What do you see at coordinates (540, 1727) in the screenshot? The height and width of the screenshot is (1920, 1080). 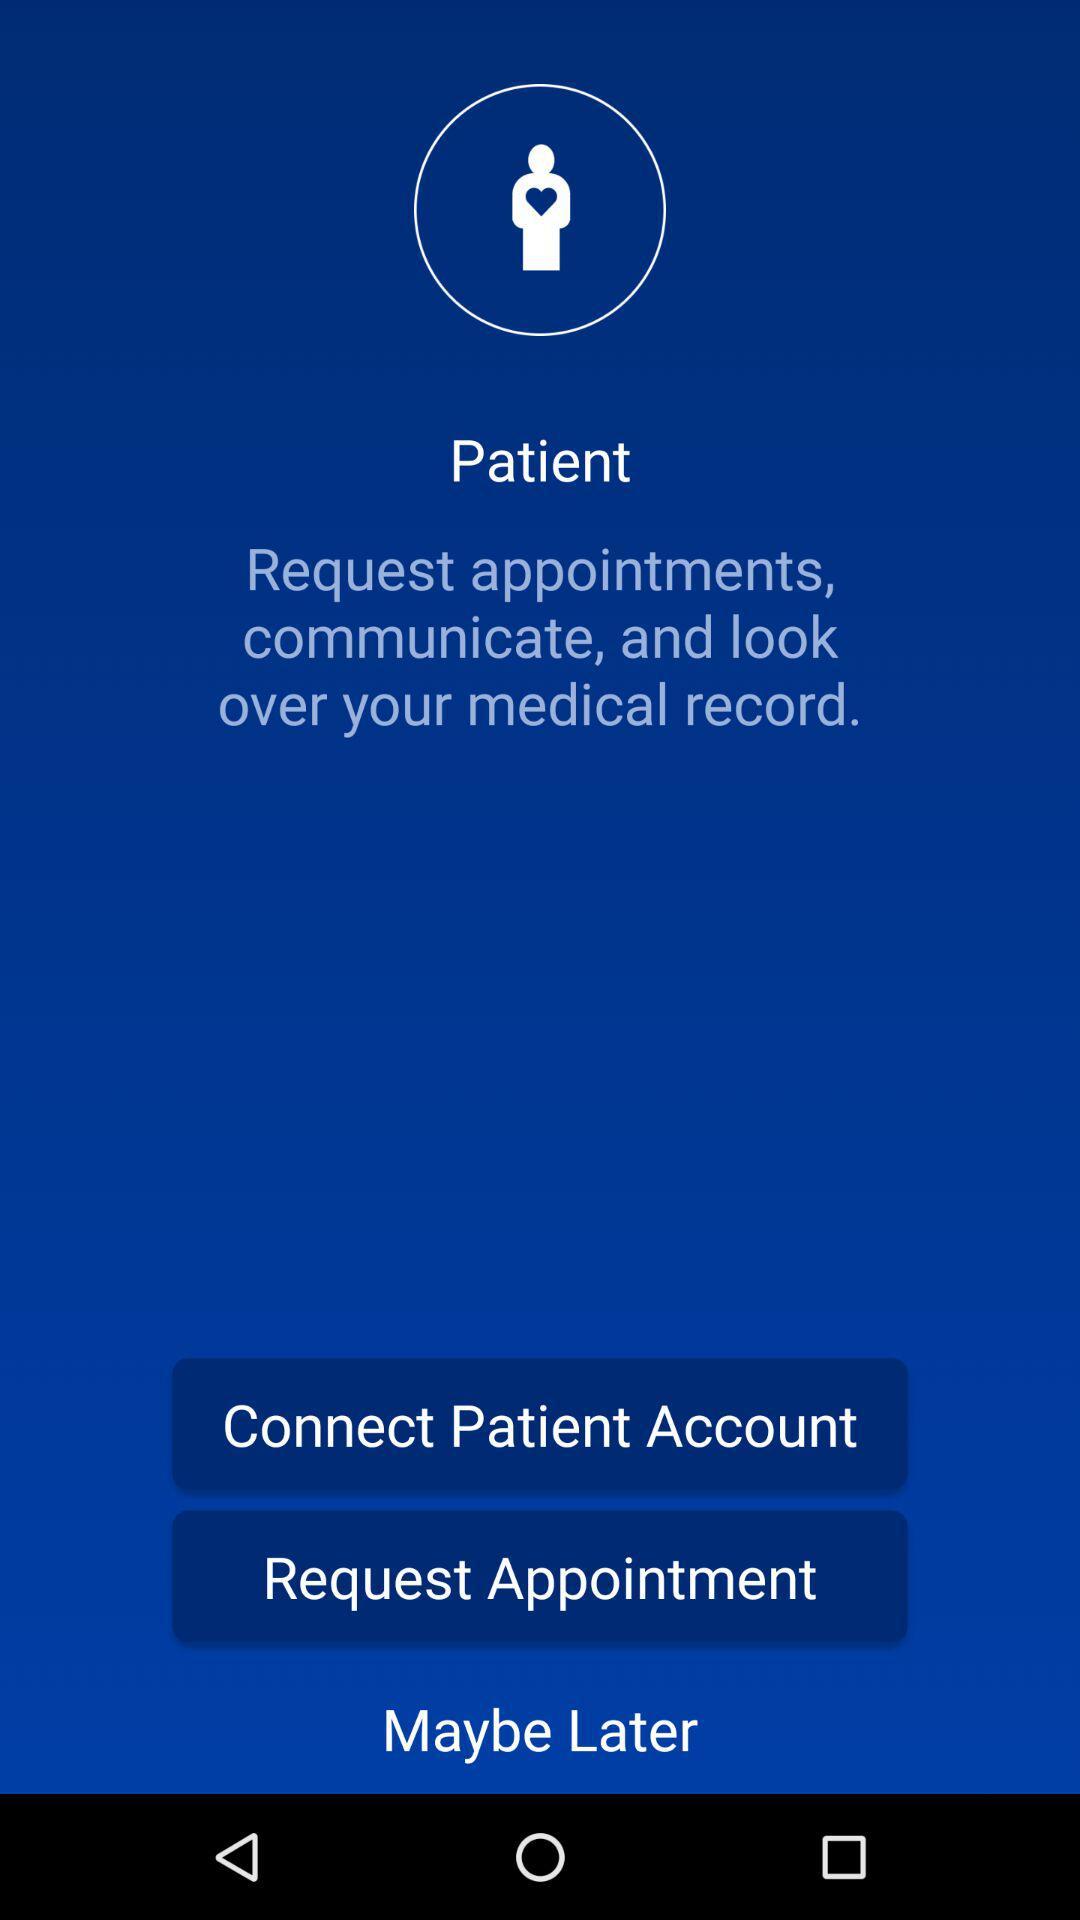 I see `the maybe later item` at bounding box center [540, 1727].